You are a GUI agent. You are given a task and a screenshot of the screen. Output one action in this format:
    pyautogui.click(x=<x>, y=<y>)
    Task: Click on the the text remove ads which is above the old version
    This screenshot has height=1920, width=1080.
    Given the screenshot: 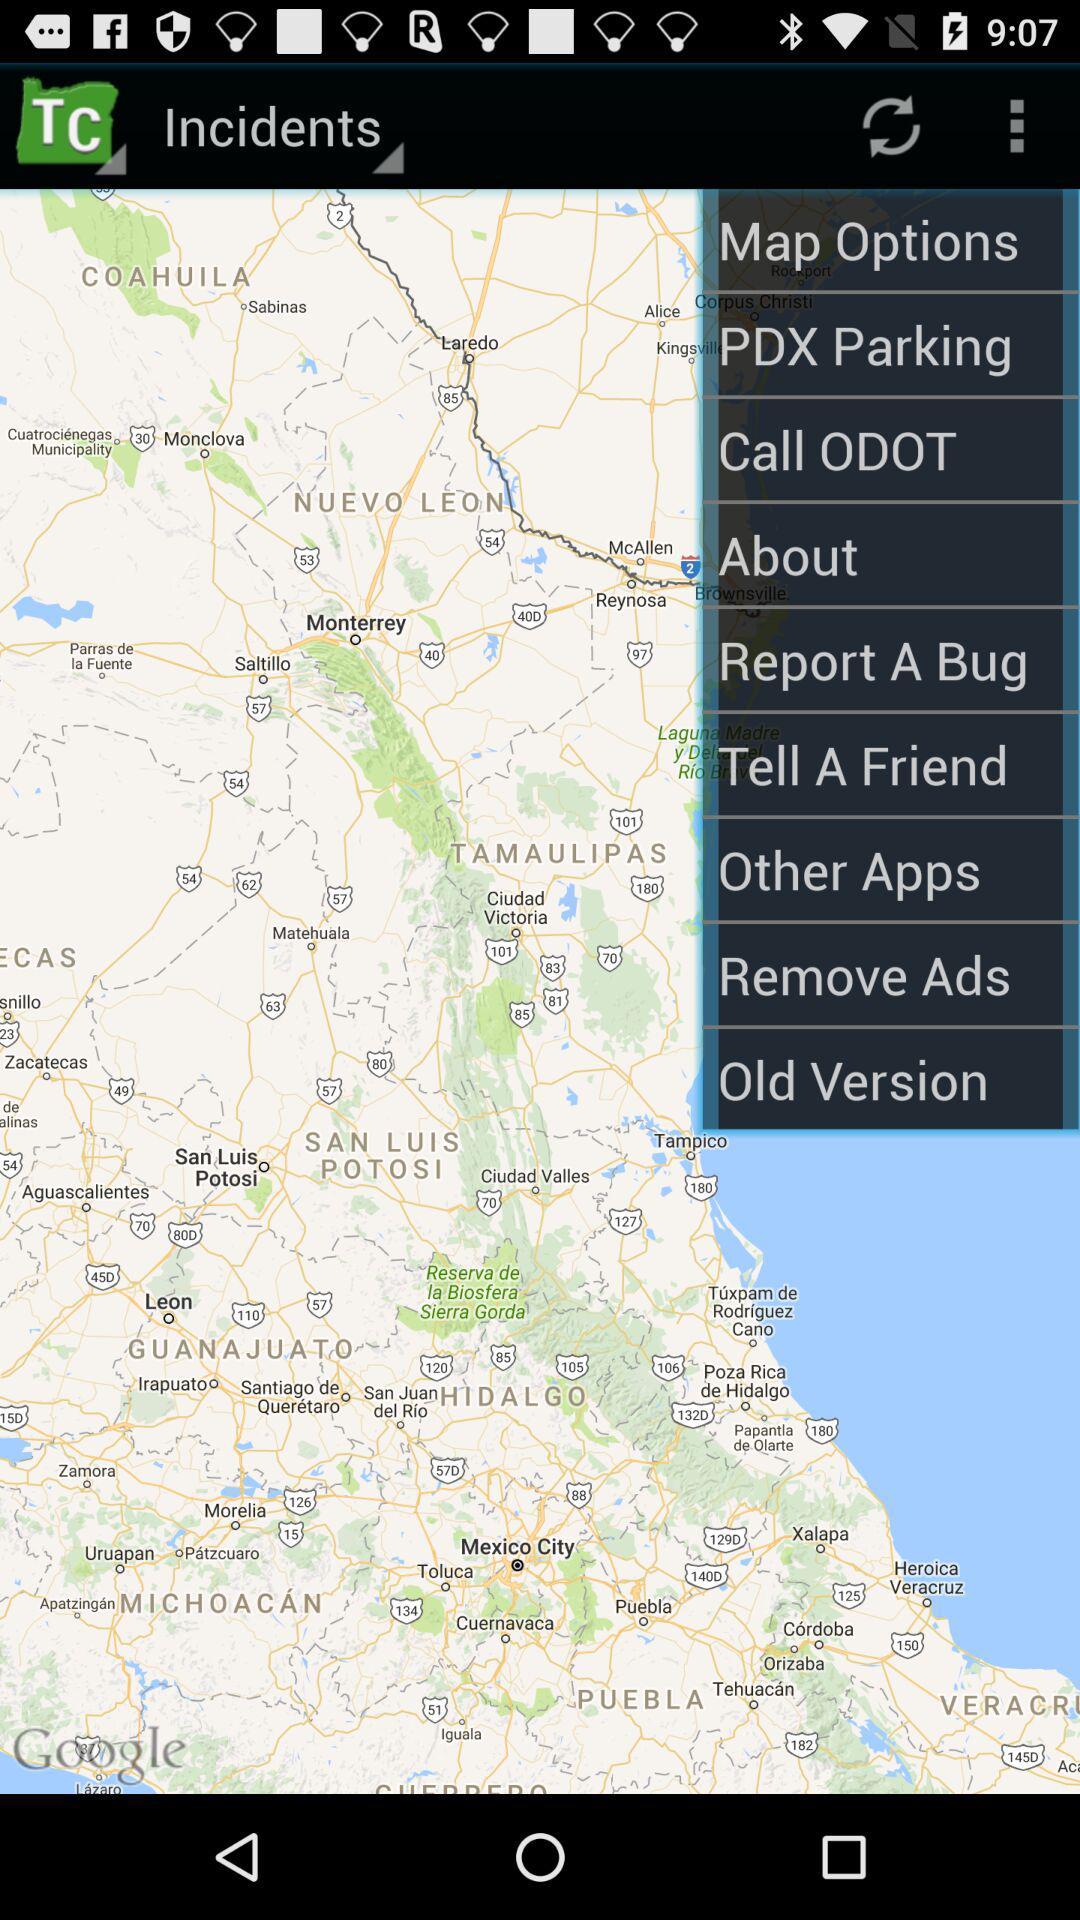 What is the action you would take?
    pyautogui.click(x=889, y=974)
    